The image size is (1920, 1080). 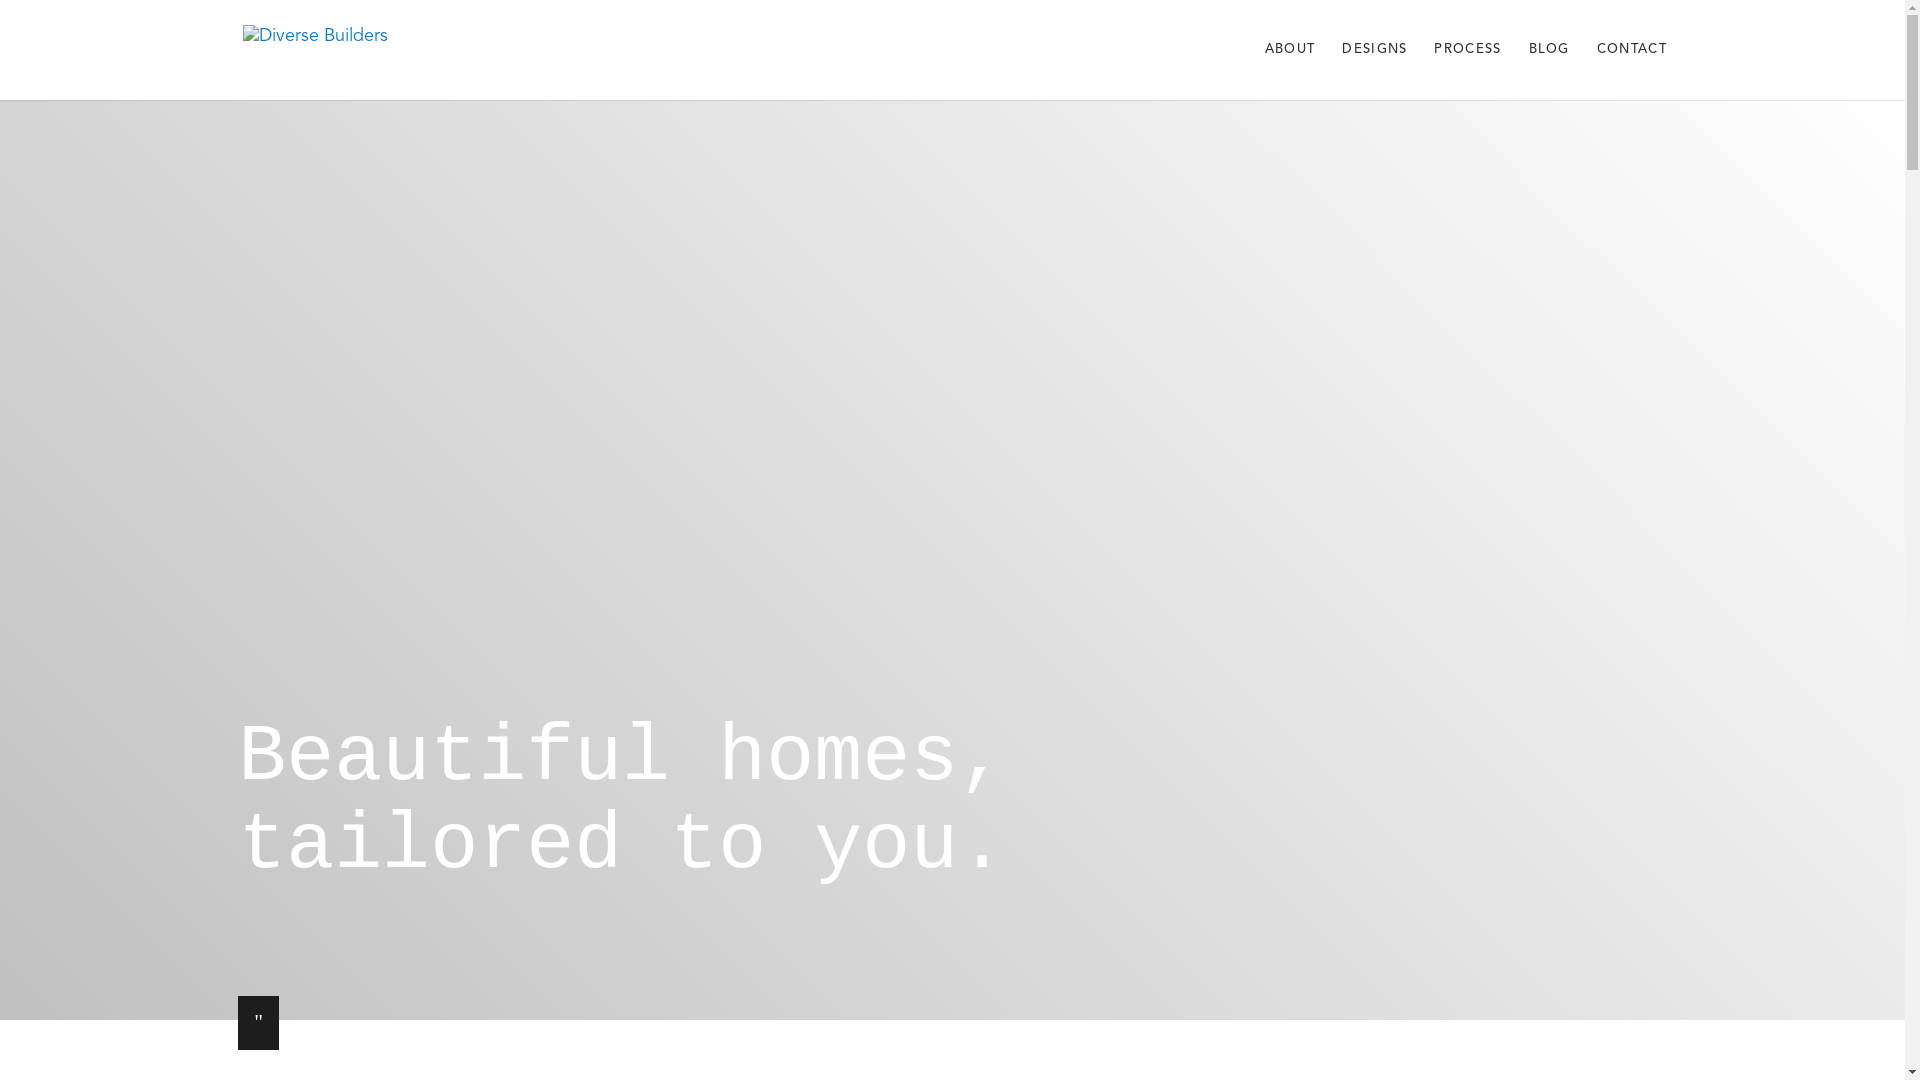 I want to click on 'CONTACT', so click(x=1596, y=70).